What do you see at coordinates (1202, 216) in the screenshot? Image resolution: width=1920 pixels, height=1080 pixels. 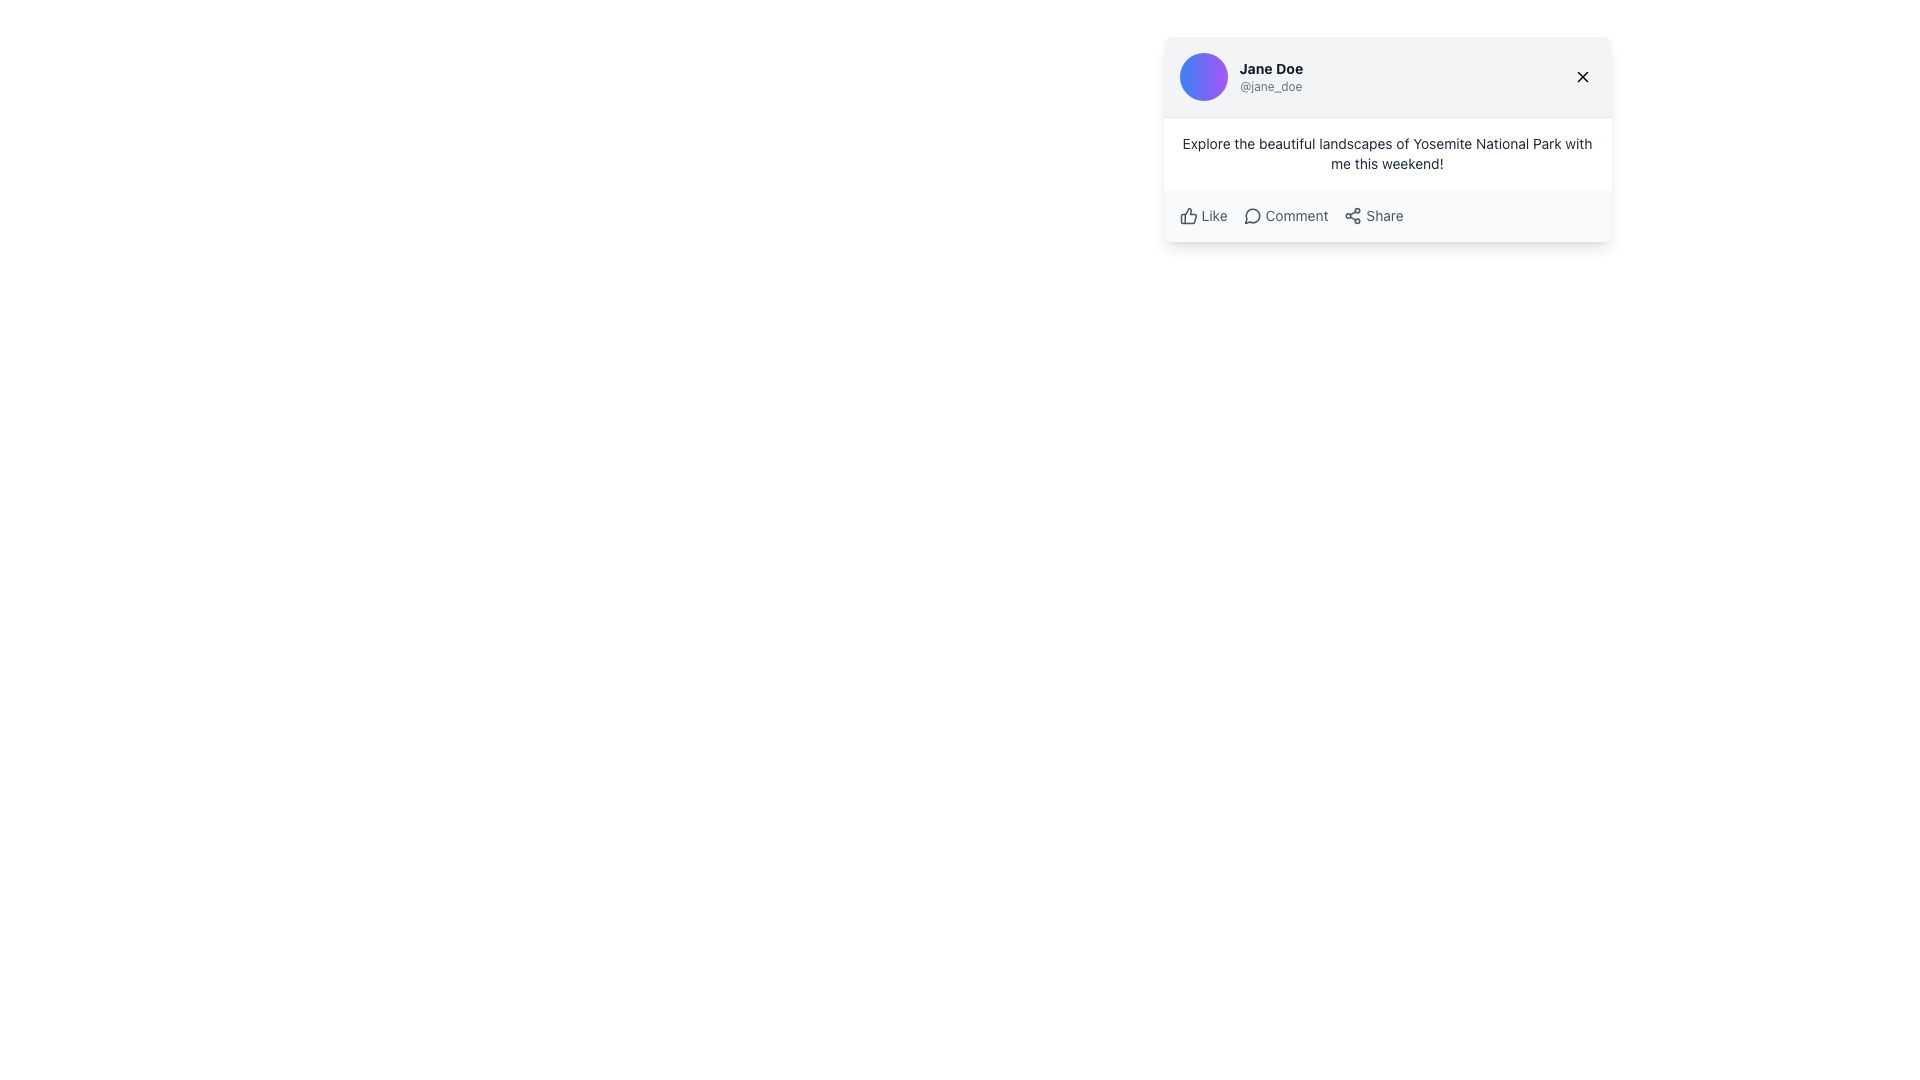 I see `the 'Like' button, which is the first button in a group of three buttons located below the post content in the card` at bounding box center [1202, 216].